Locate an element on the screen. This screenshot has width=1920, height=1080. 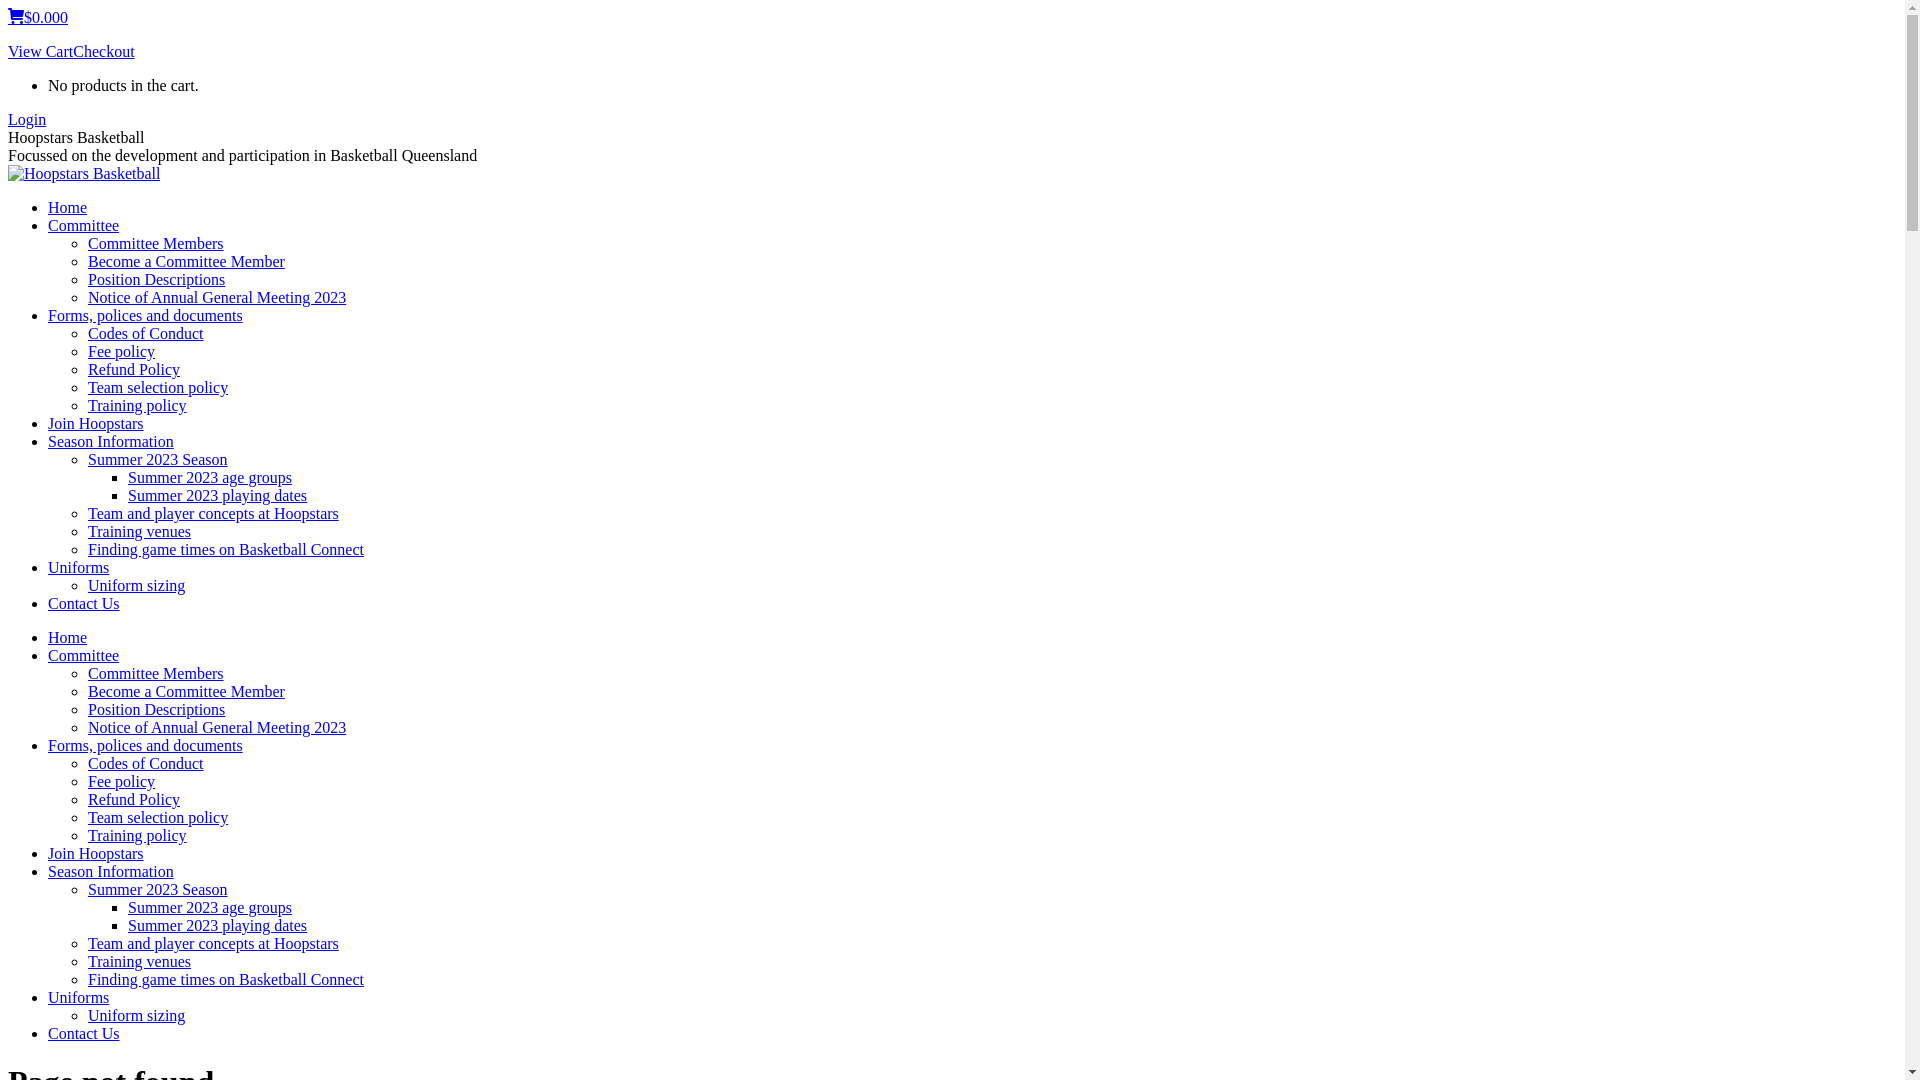
'Summer 2023 playing dates' is located at coordinates (217, 925).